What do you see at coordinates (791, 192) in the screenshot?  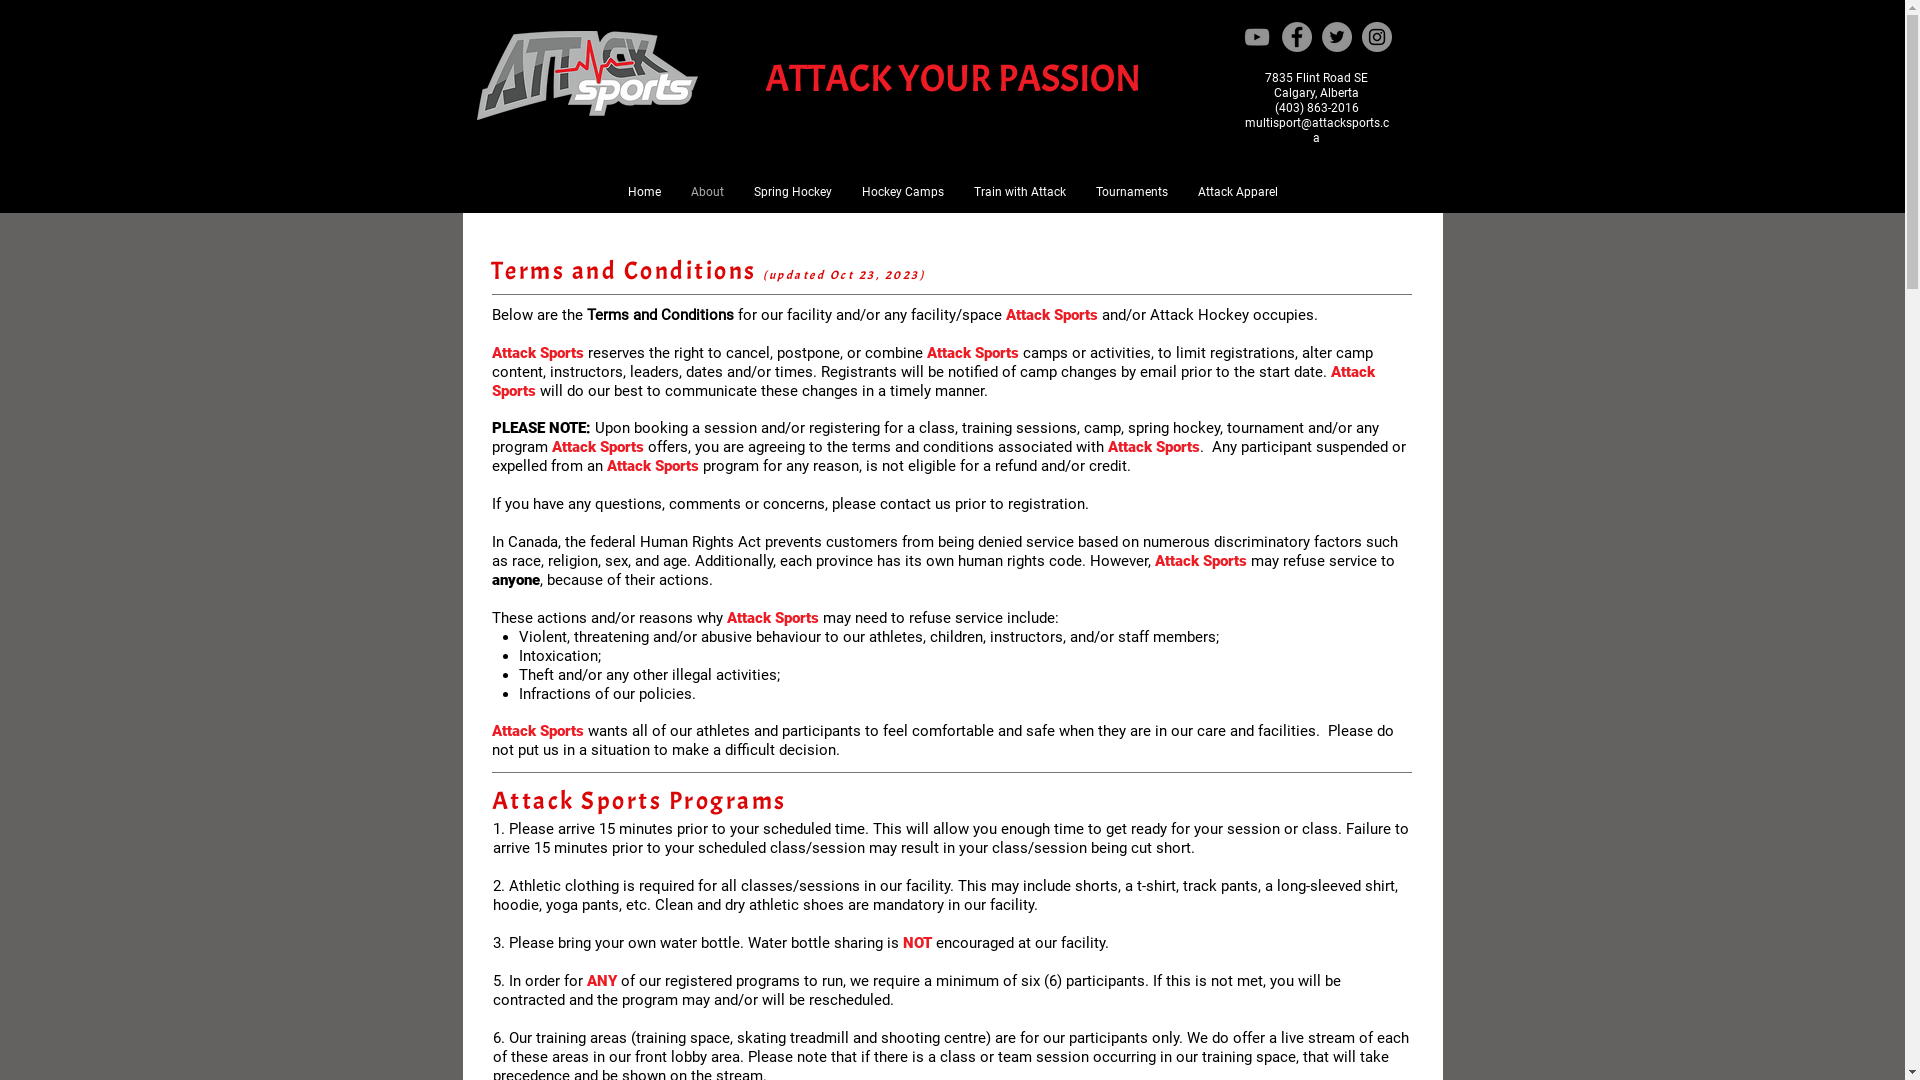 I see `'Spring Hockey'` at bounding box center [791, 192].